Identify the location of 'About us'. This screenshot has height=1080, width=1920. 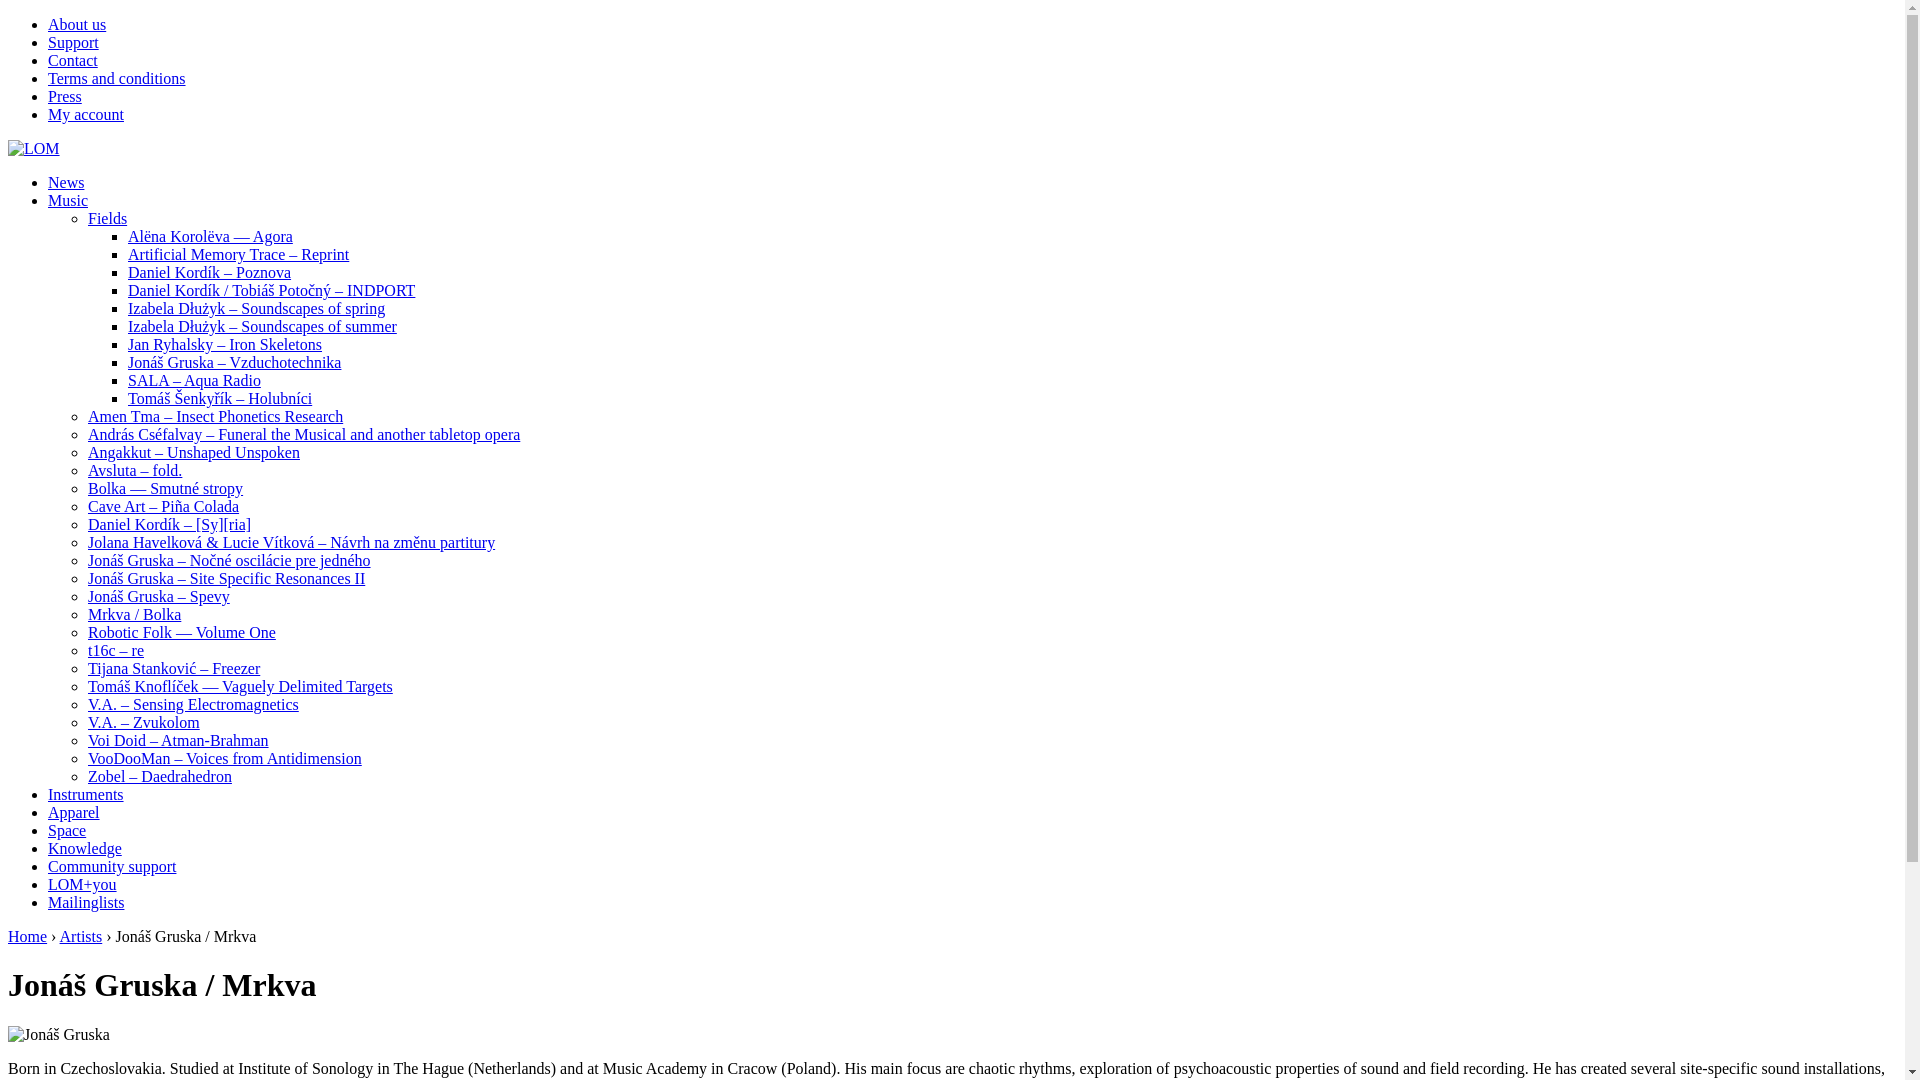
(76, 24).